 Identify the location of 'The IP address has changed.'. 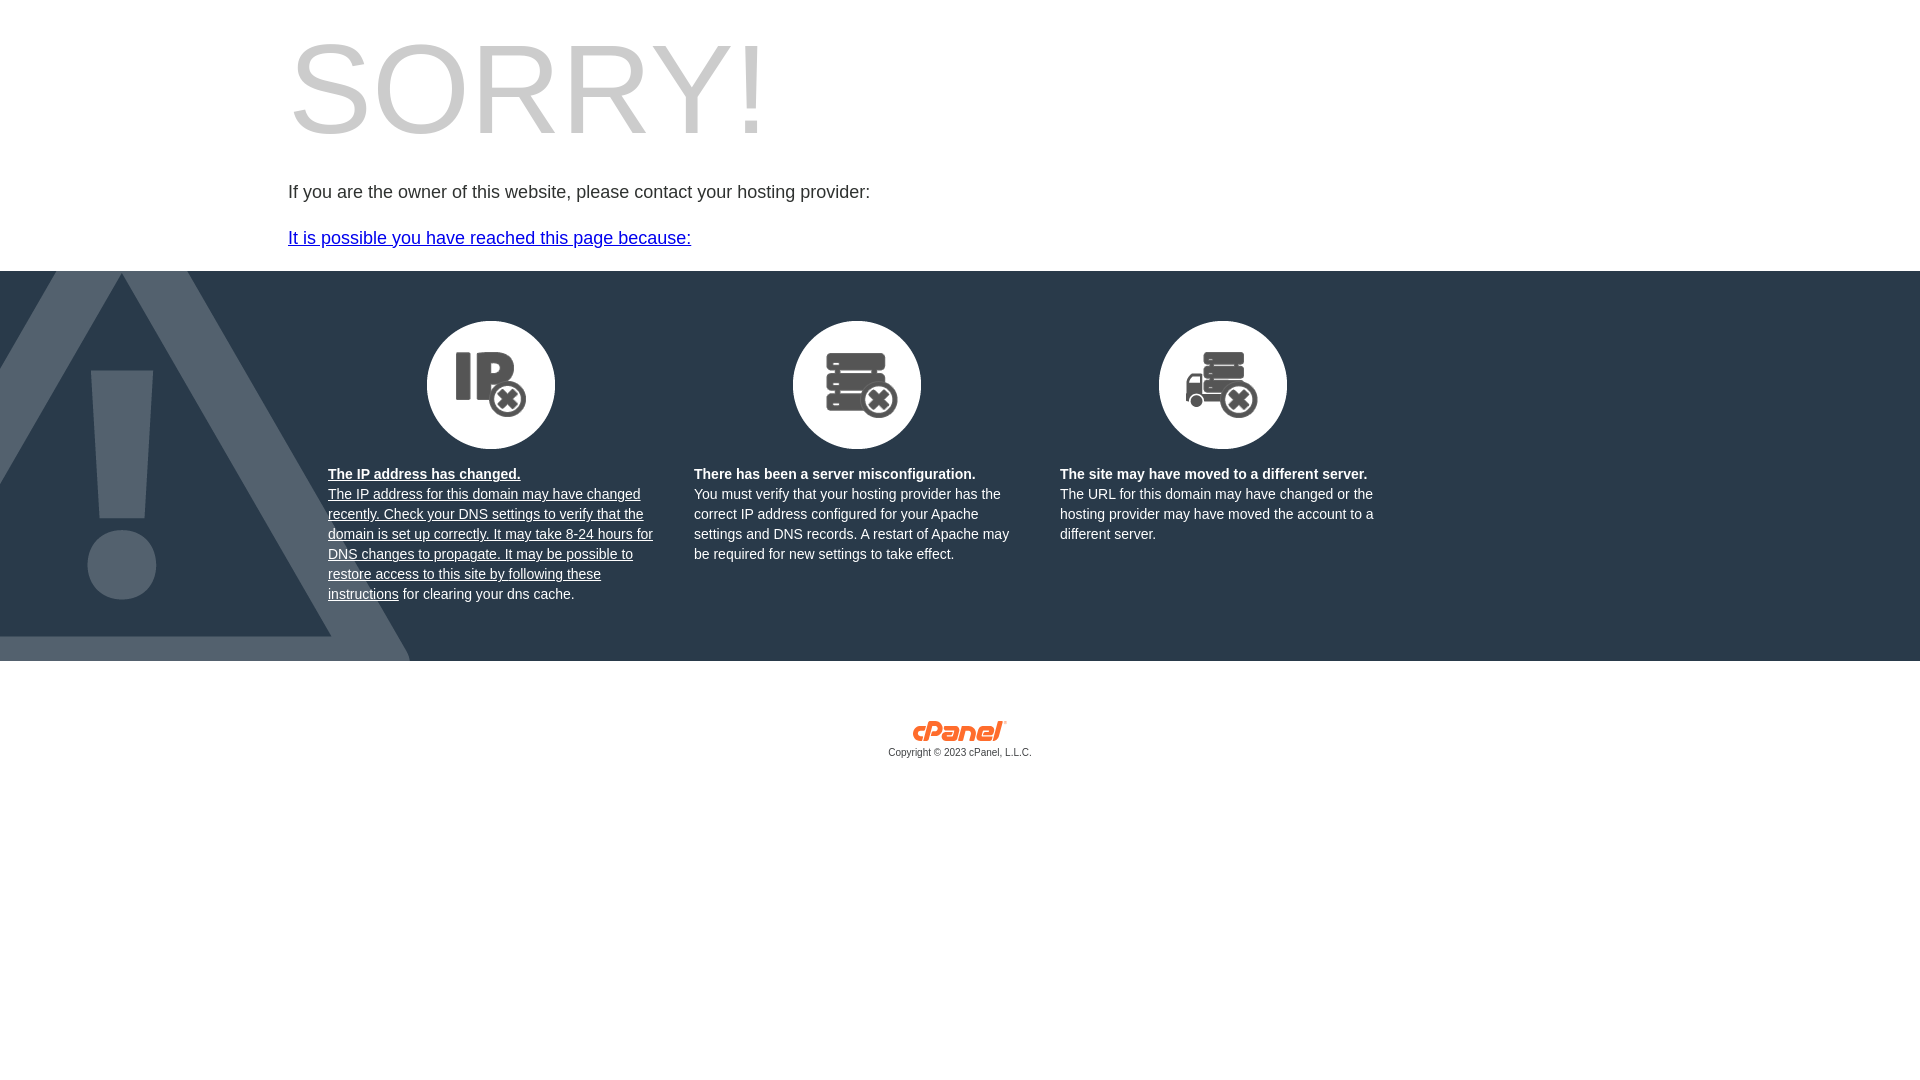
(490, 397).